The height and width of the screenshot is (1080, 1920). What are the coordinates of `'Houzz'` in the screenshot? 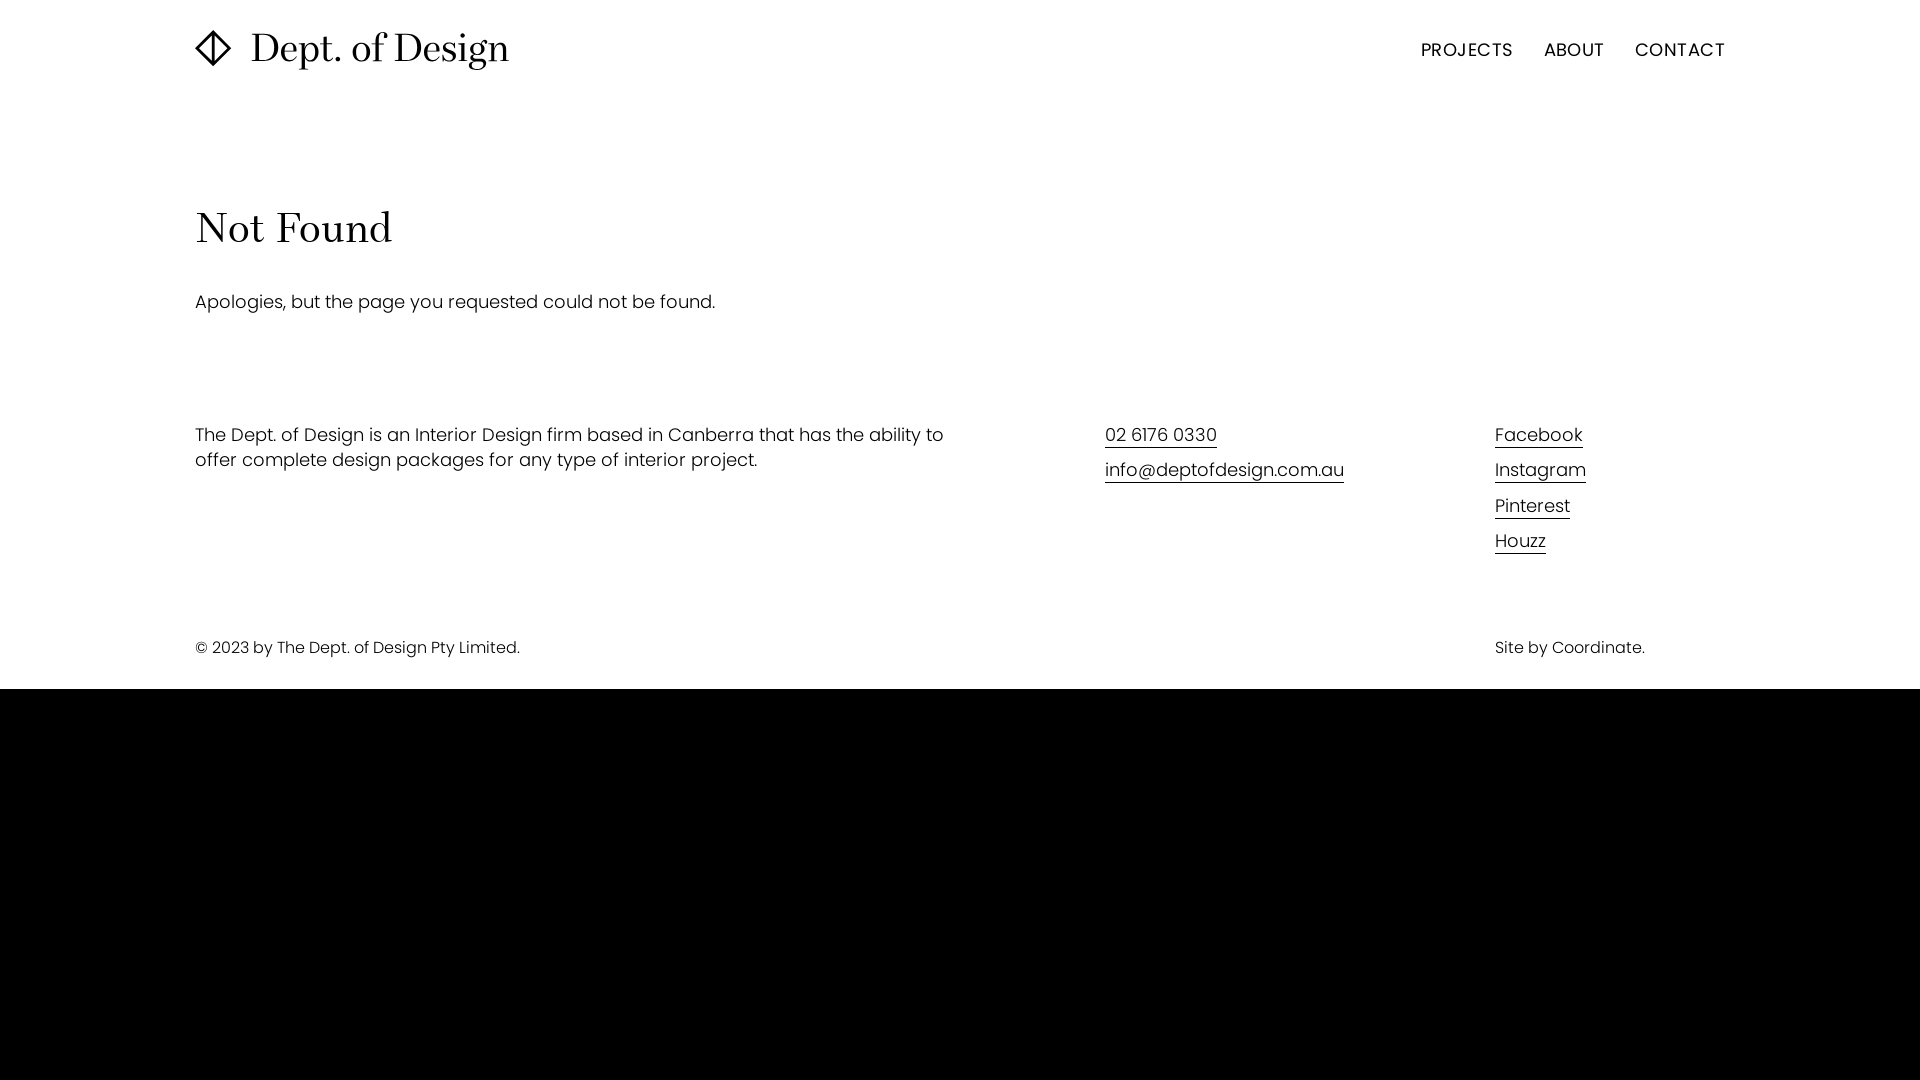 It's located at (1520, 540).